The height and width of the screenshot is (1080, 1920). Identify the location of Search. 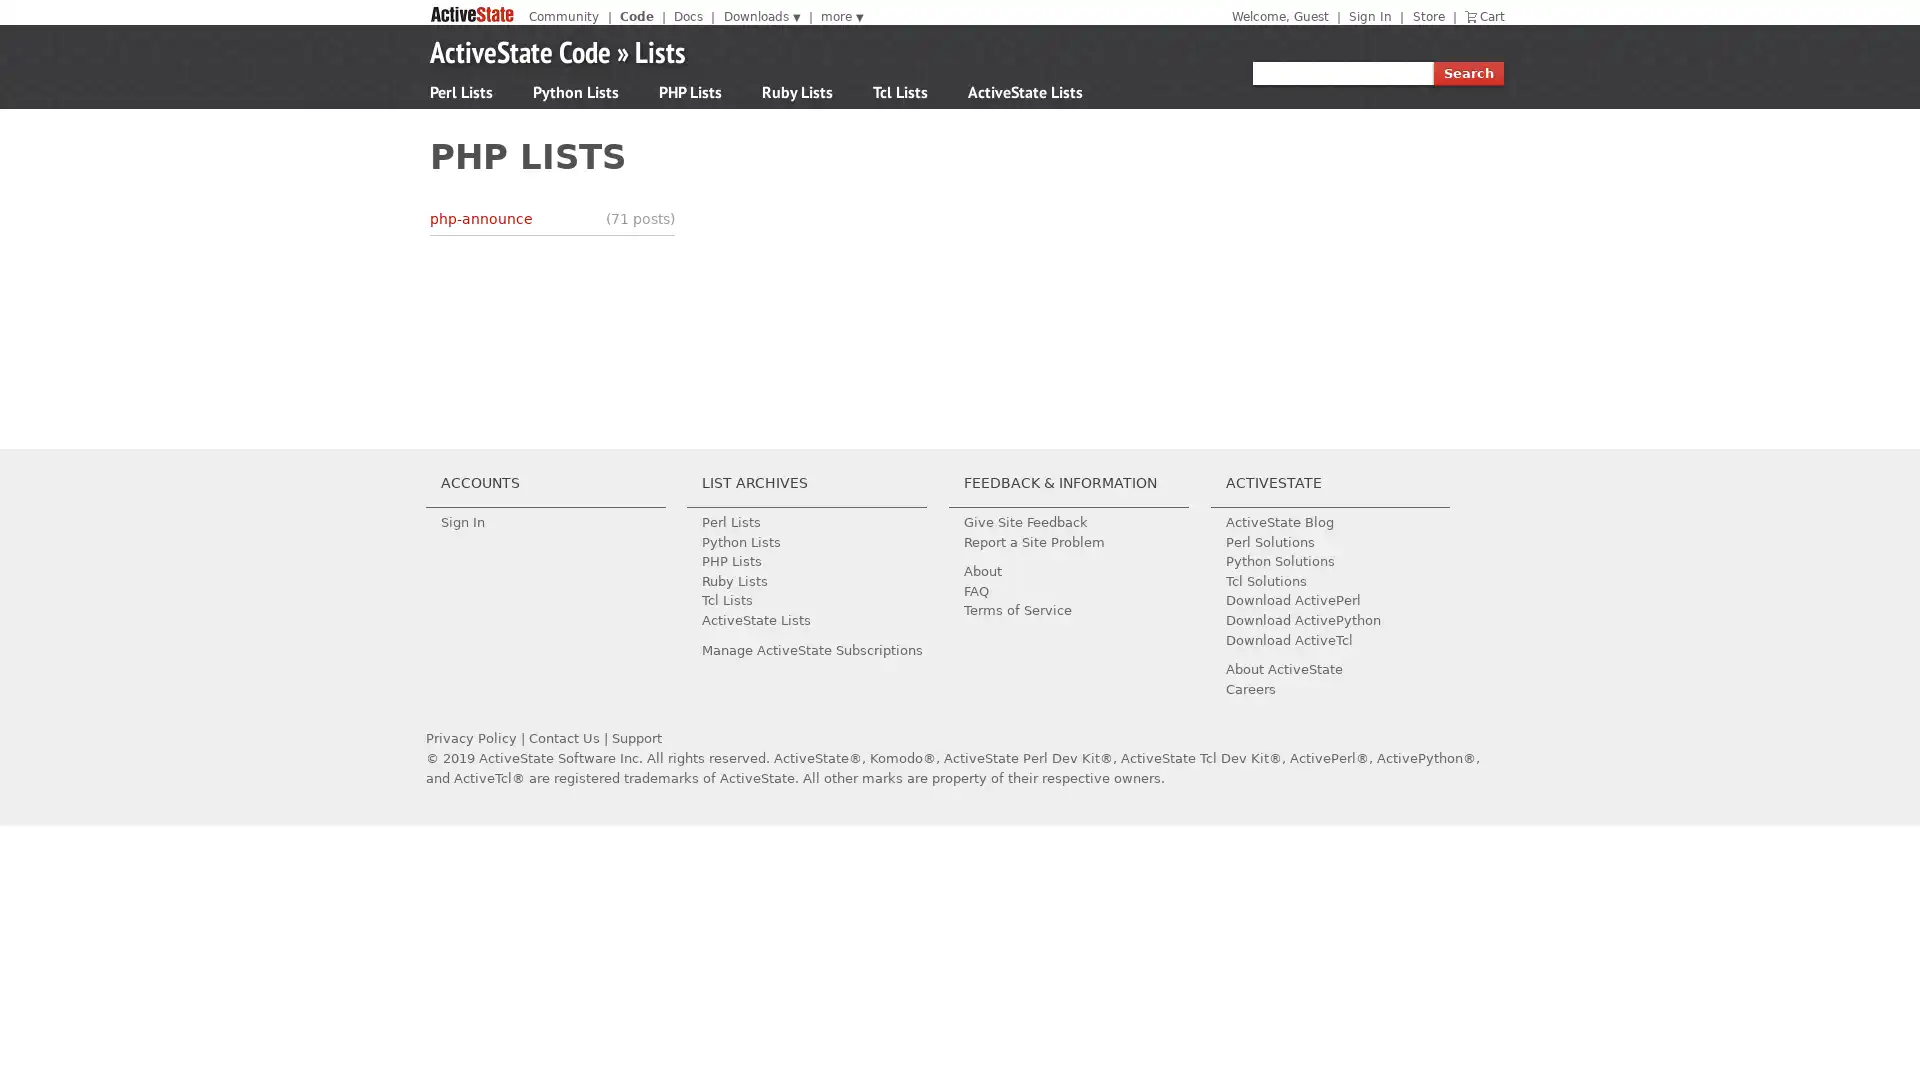
(1468, 72).